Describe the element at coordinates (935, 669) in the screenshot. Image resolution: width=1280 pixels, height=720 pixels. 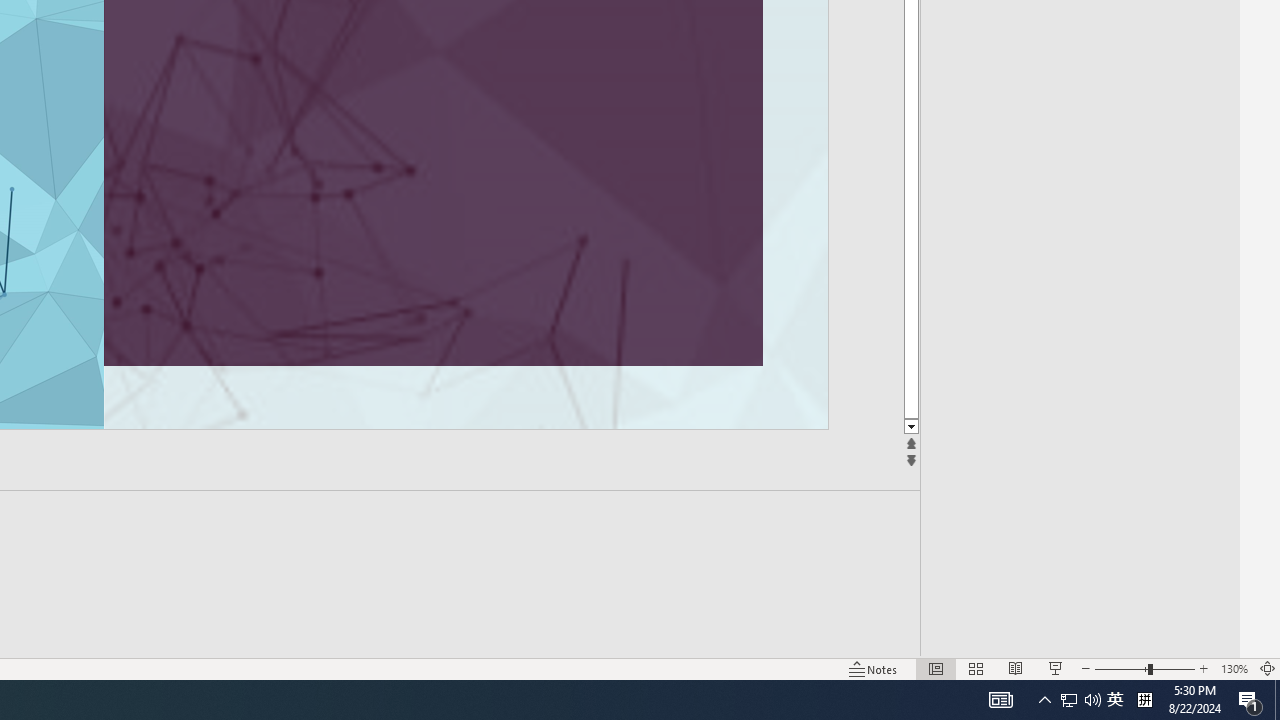
I see `'Normal'` at that location.